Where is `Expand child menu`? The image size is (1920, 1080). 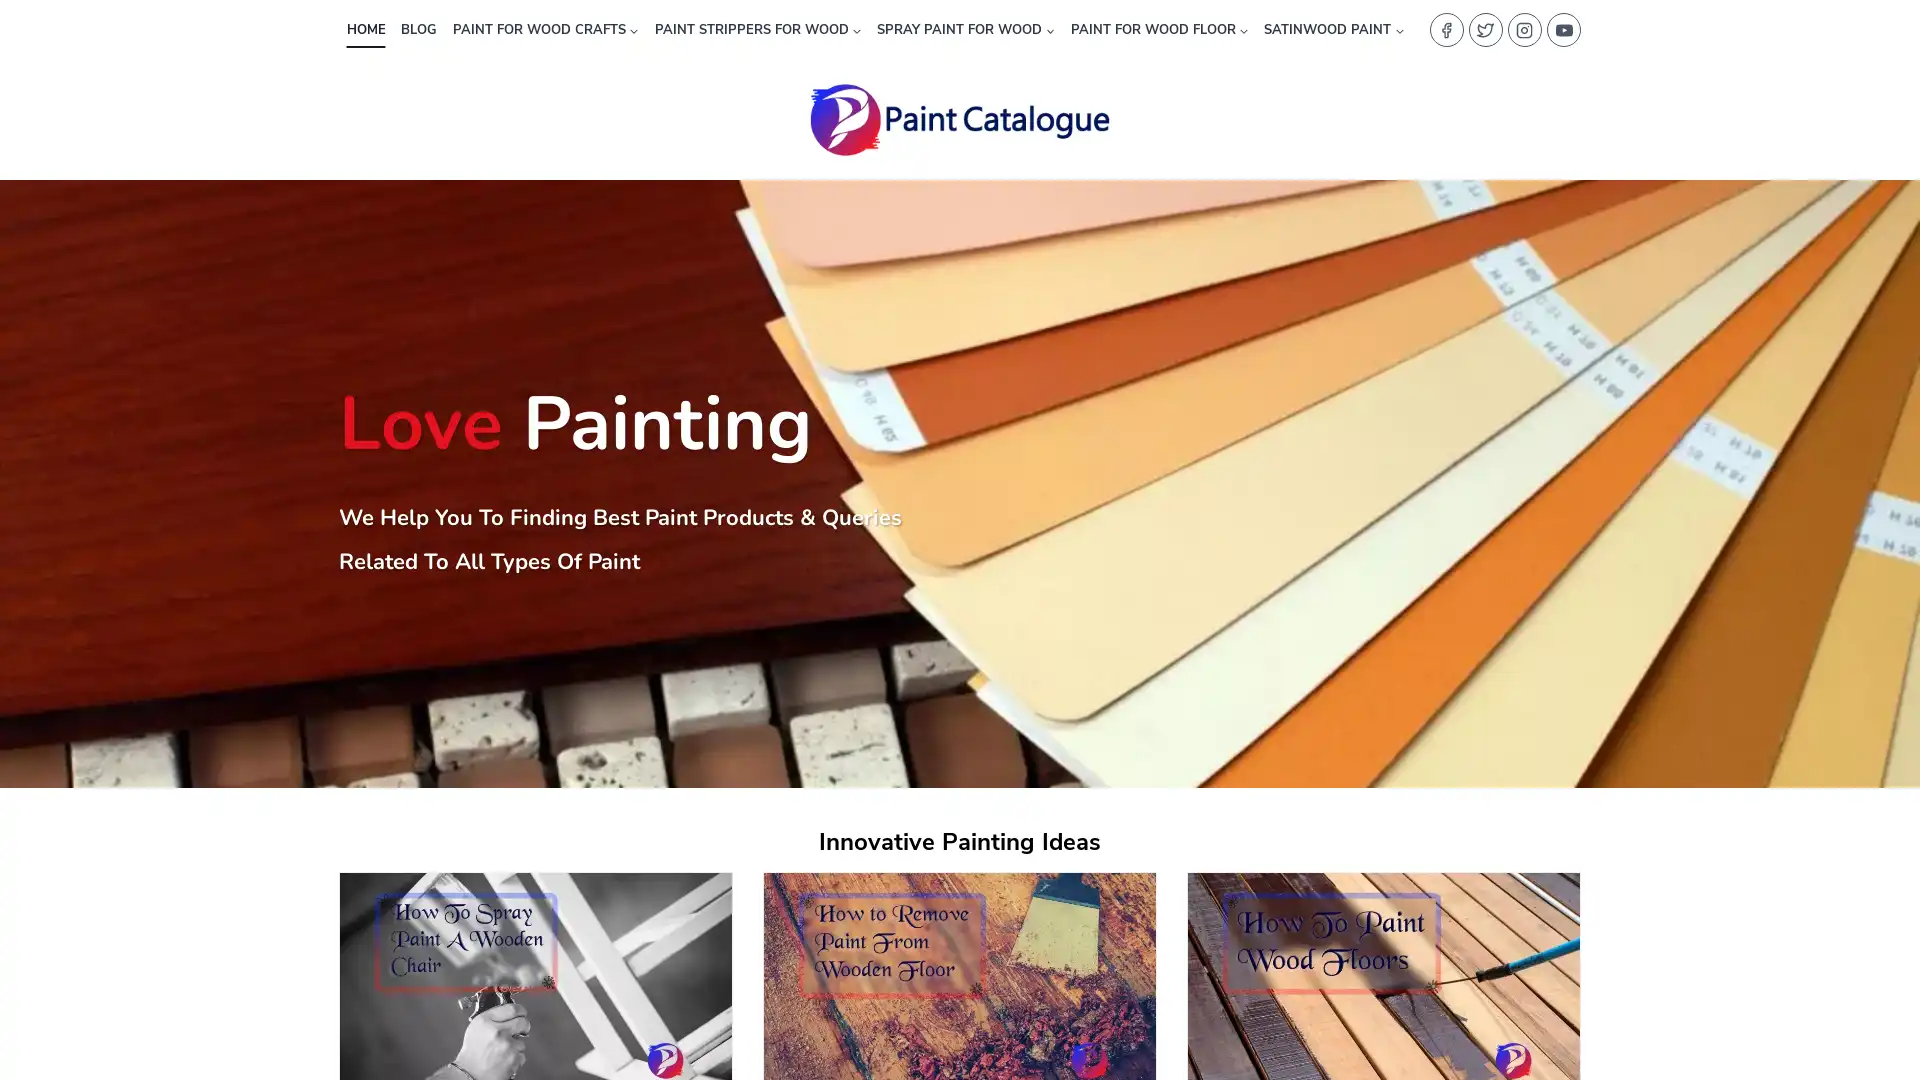
Expand child menu is located at coordinates (1334, 29).